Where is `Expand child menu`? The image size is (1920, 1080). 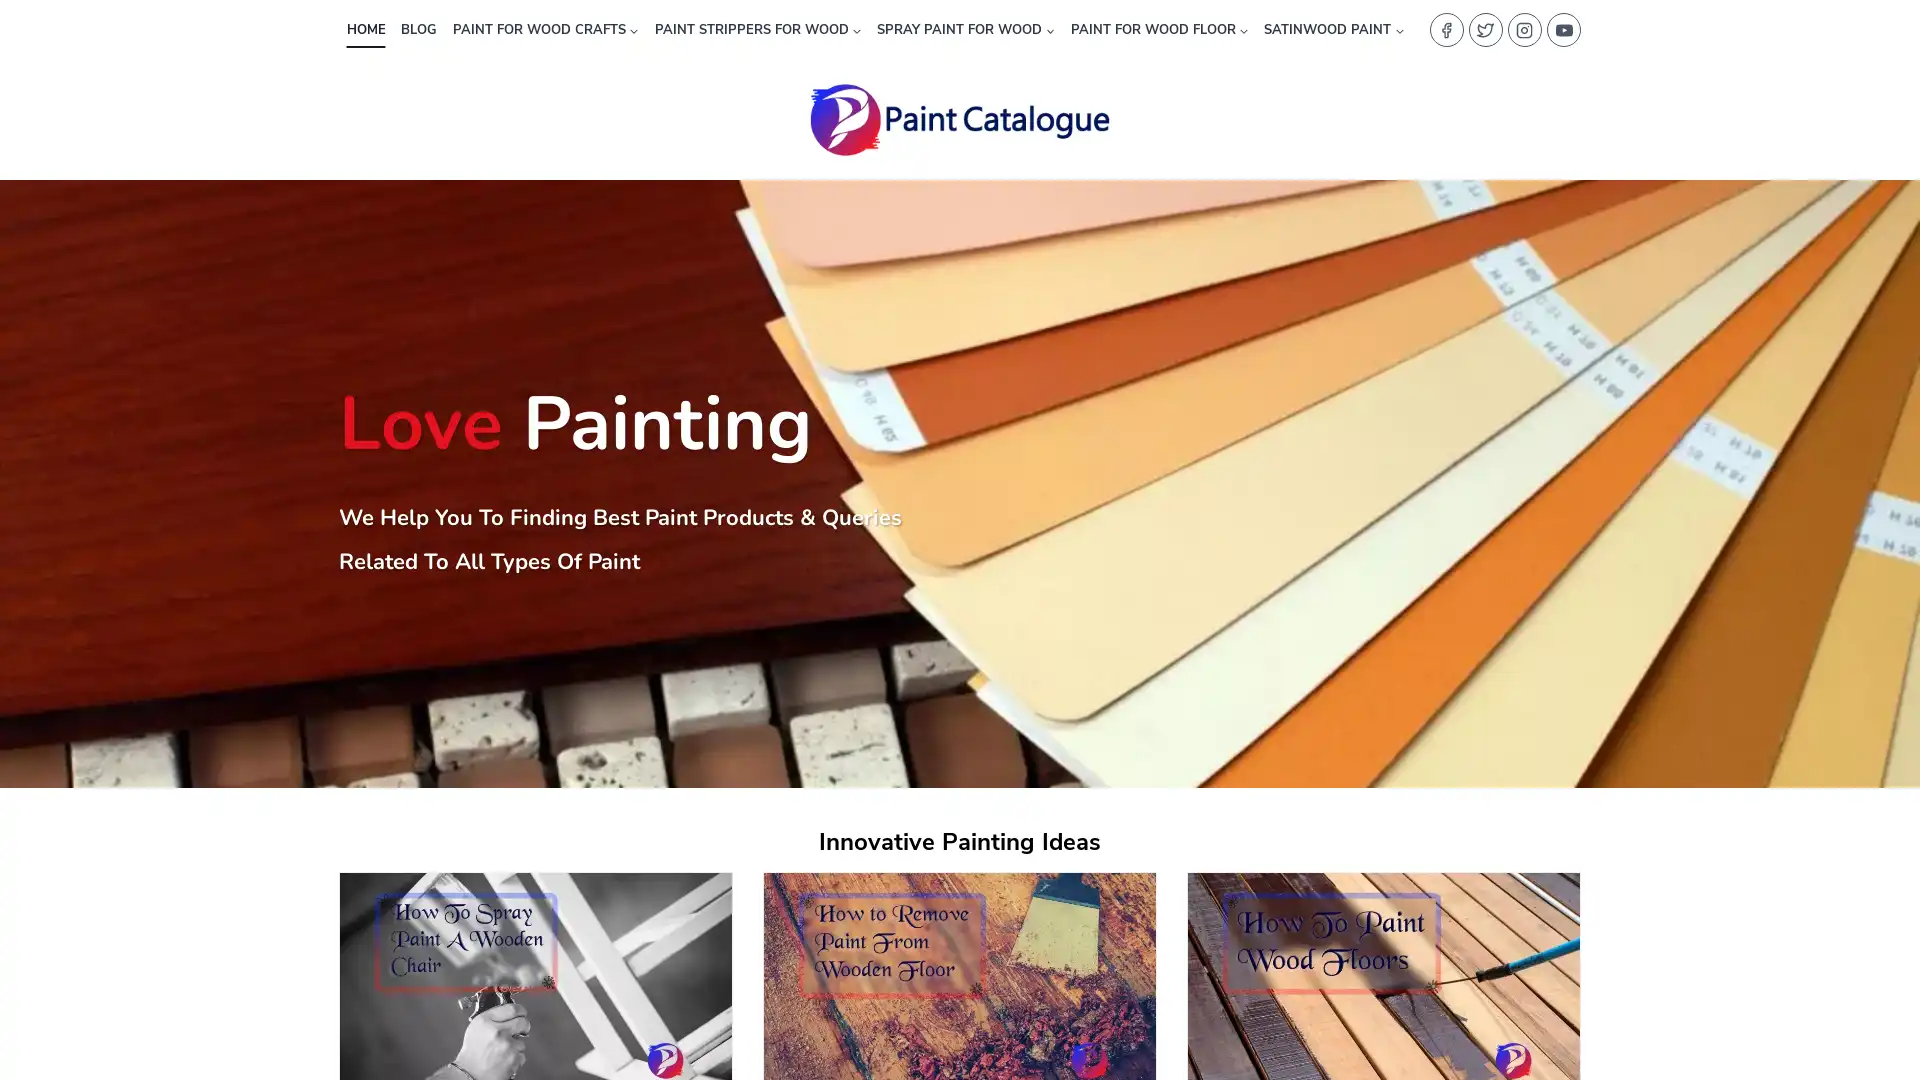
Expand child menu is located at coordinates (1334, 29).